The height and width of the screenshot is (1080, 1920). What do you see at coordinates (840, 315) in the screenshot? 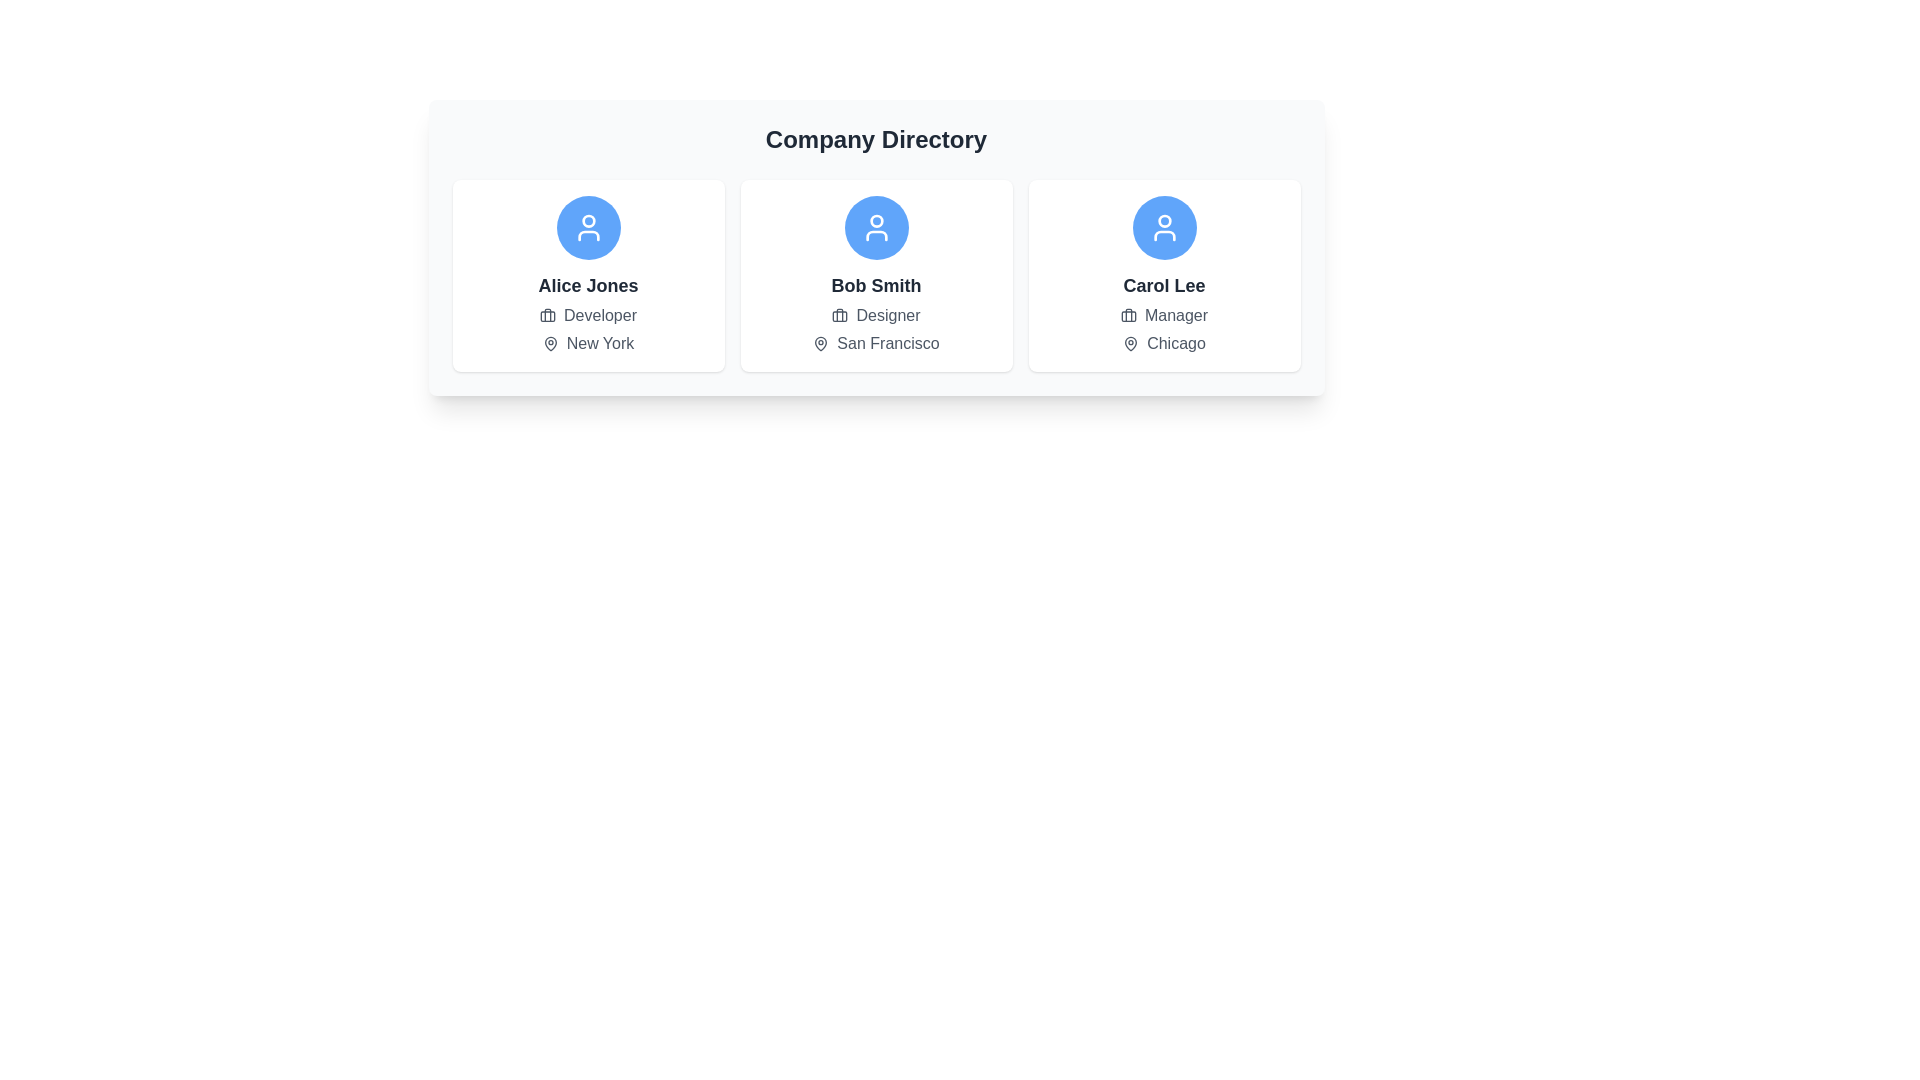
I see `profession icon representing 'Designer' for user 'Bob Smith', located in the middle column of the profile card under 'Company Directory'` at bounding box center [840, 315].